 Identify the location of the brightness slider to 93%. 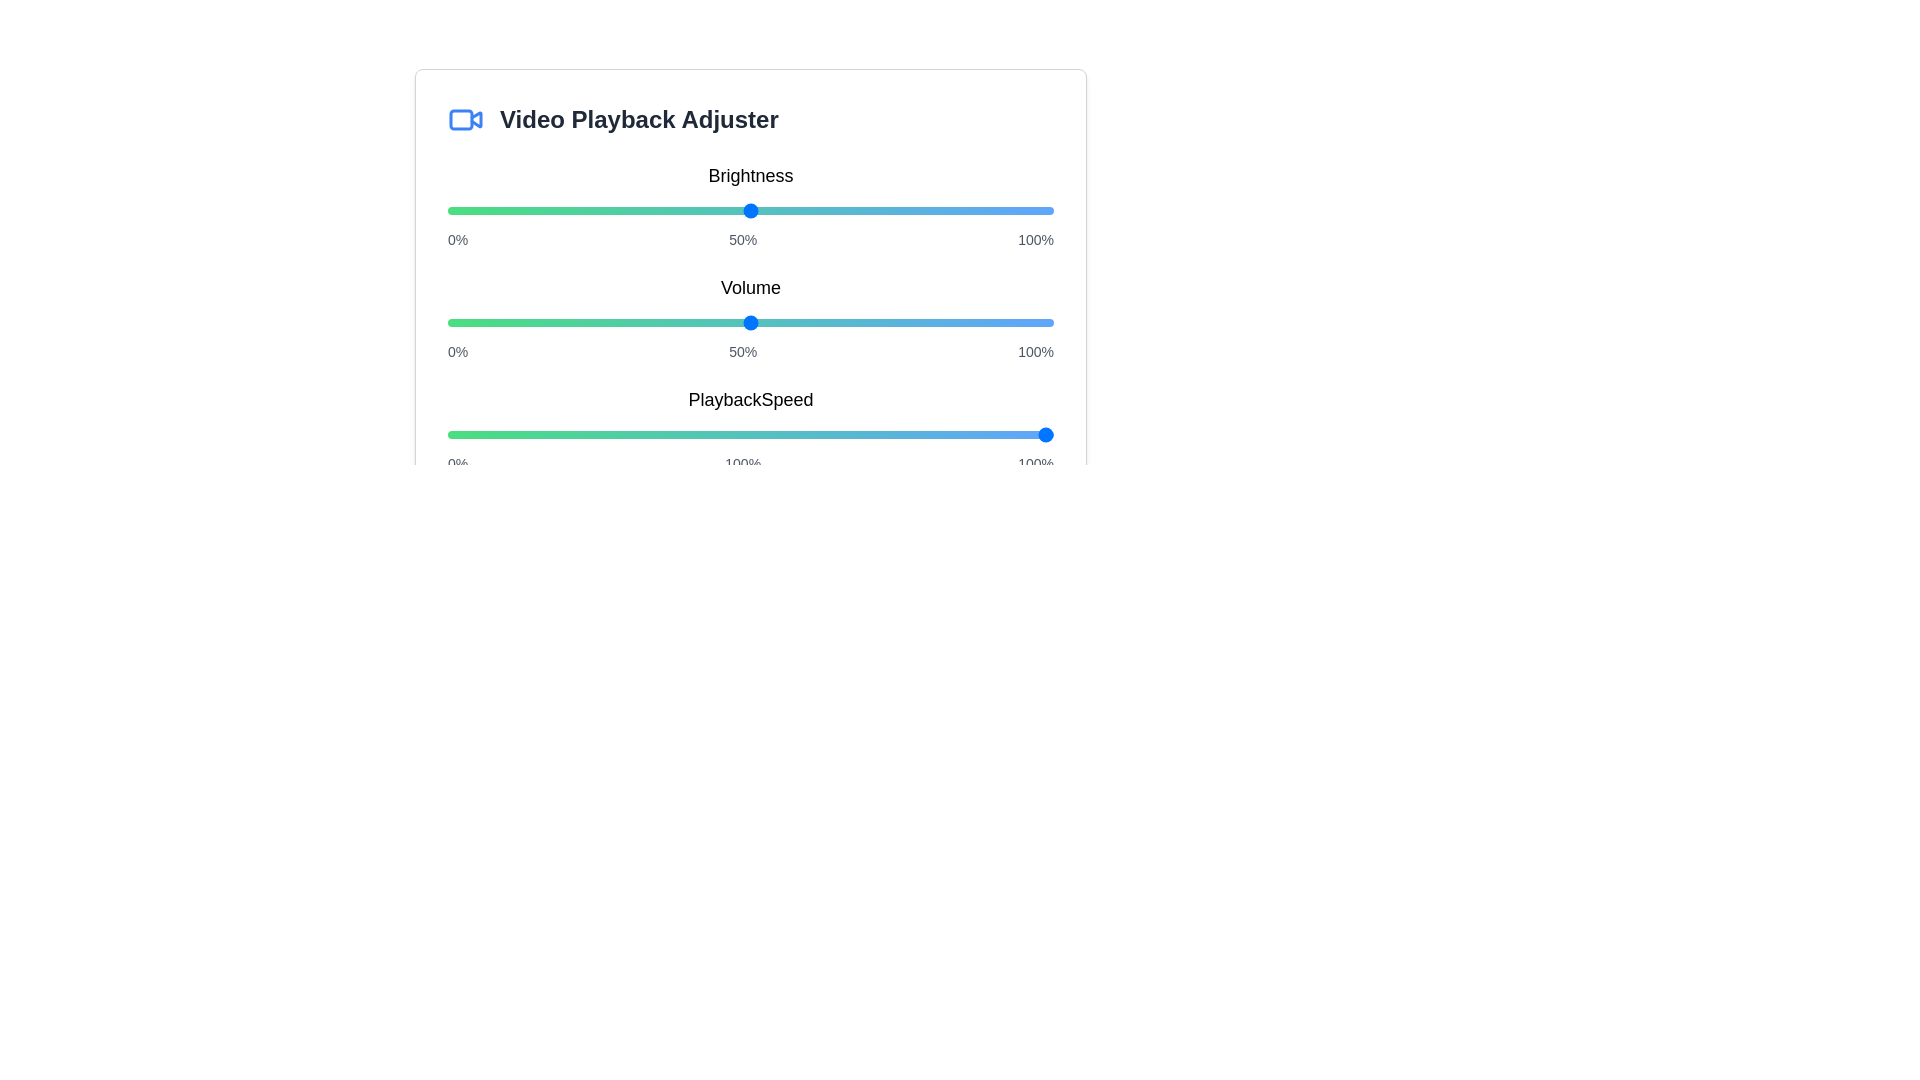
(1011, 211).